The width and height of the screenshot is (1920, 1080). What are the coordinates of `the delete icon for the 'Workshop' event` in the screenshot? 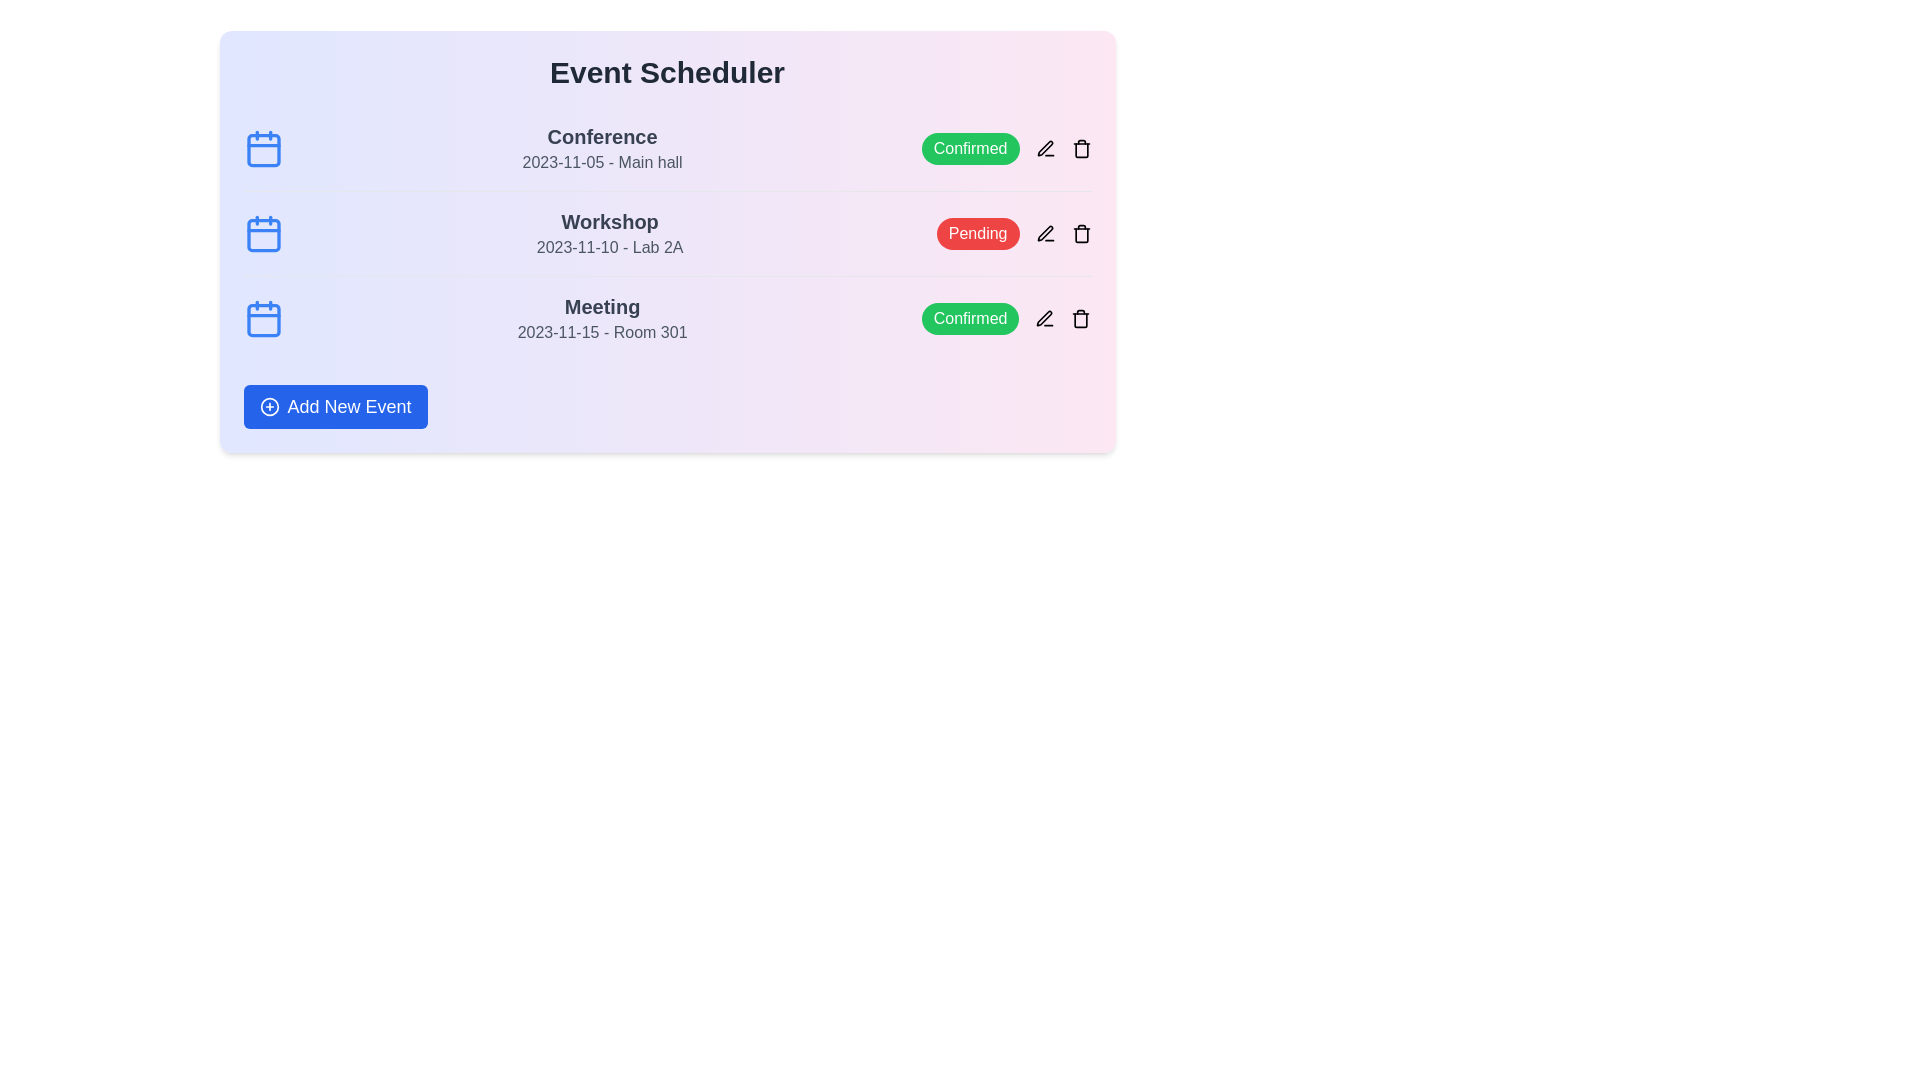 It's located at (1080, 233).